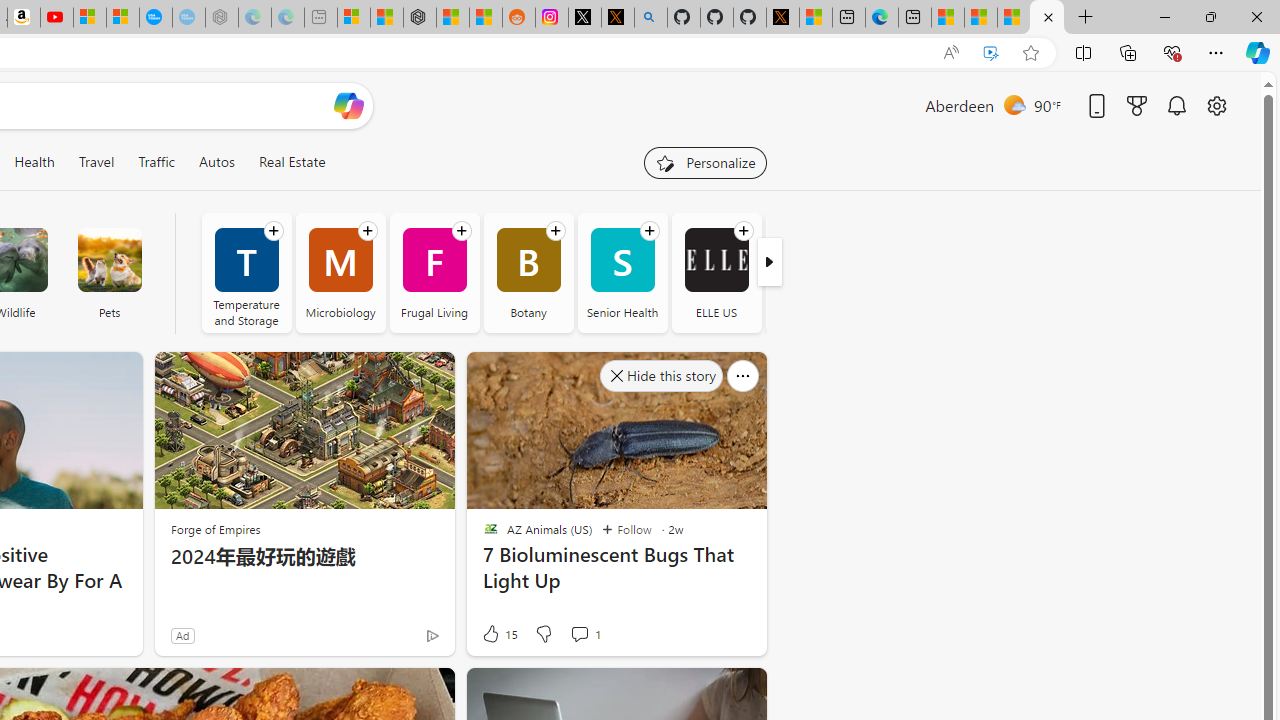 The width and height of the screenshot is (1280, 720). What do you see at coordinates (1215, 105) in the screenshot?
I see `'Open settings'` at bounding box center [1215, 105].